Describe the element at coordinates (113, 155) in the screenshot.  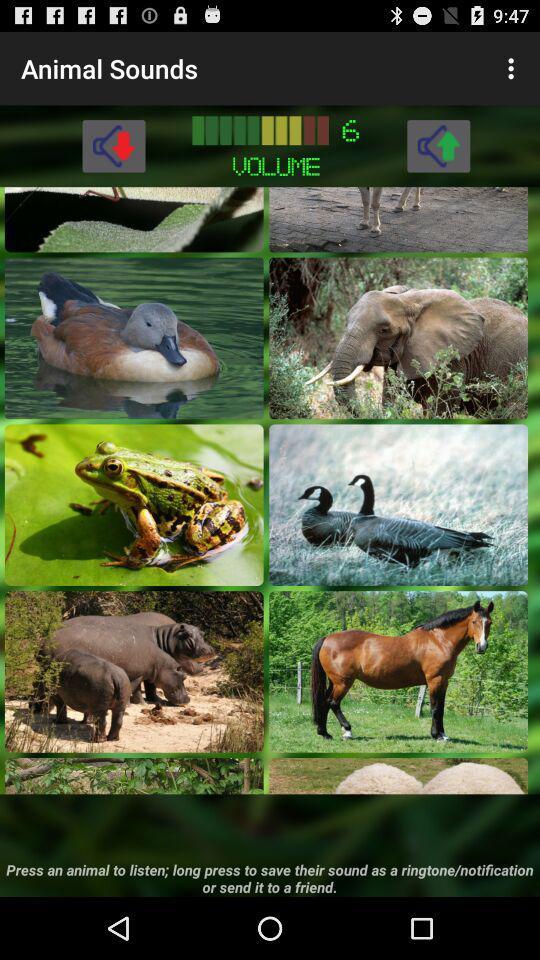
I see `the volume icon` at that location.